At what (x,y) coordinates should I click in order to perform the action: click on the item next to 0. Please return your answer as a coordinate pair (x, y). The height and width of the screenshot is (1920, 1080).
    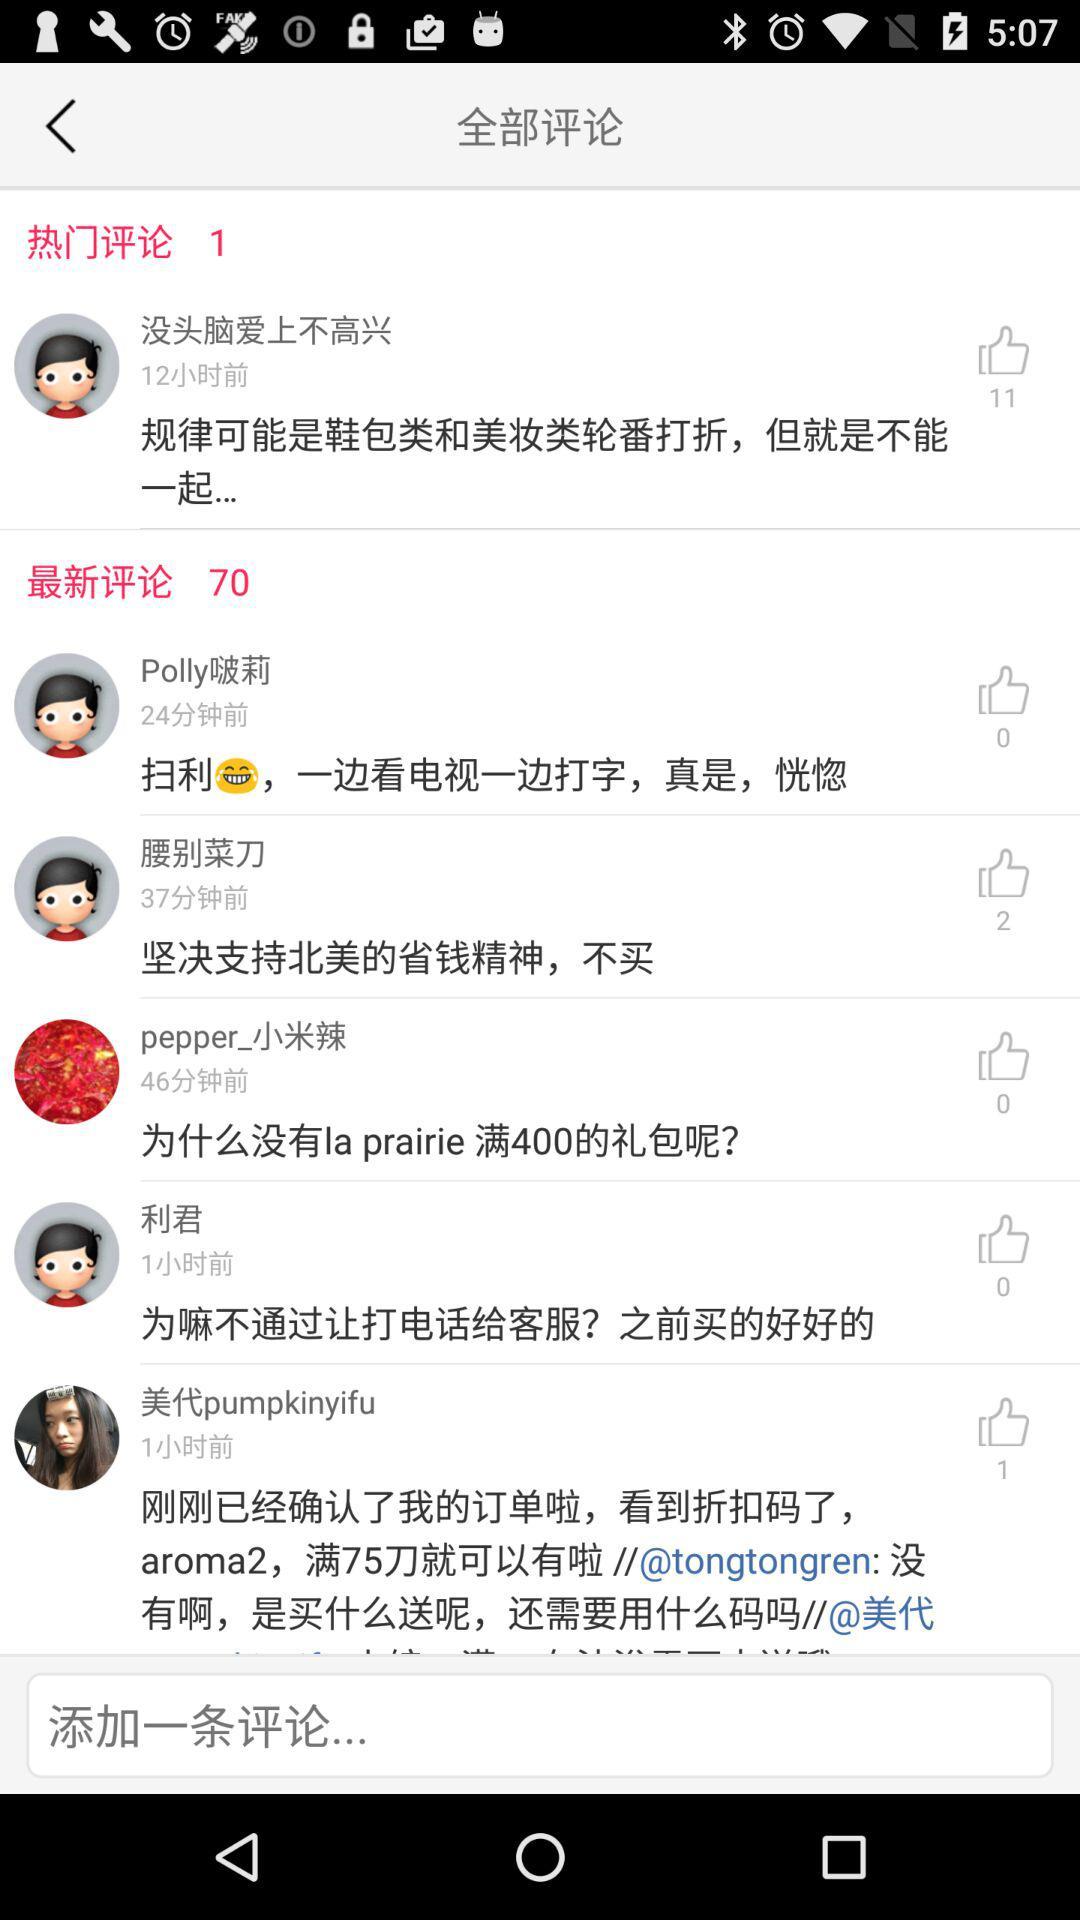
    Looking at the image, I should click on (550, 1323).